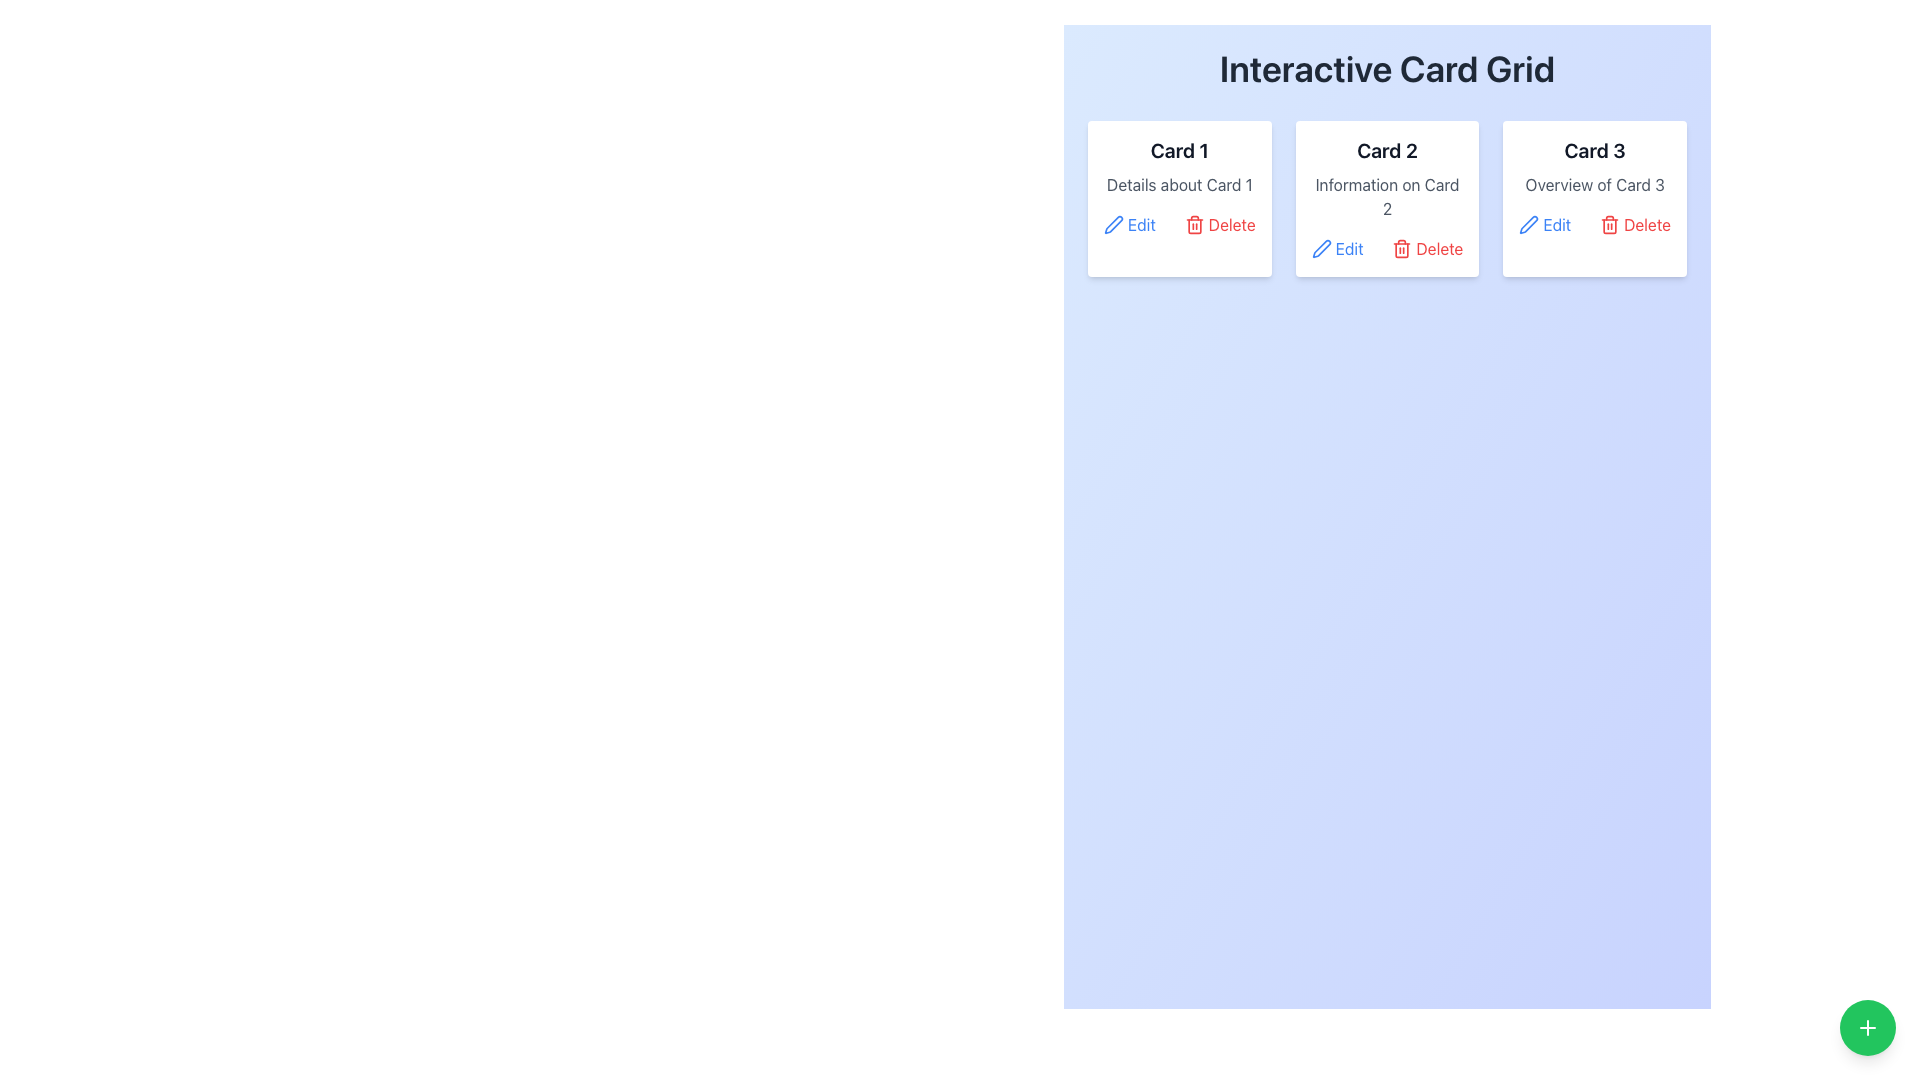 This screenshot has width=1920, height=1080. What do you see at coordinates (1594, 199) in the screenshot?
I see `the interactive options card labeled 'Card 3' located in the top-right corner of the grid` at bounding box center [1594, 199].